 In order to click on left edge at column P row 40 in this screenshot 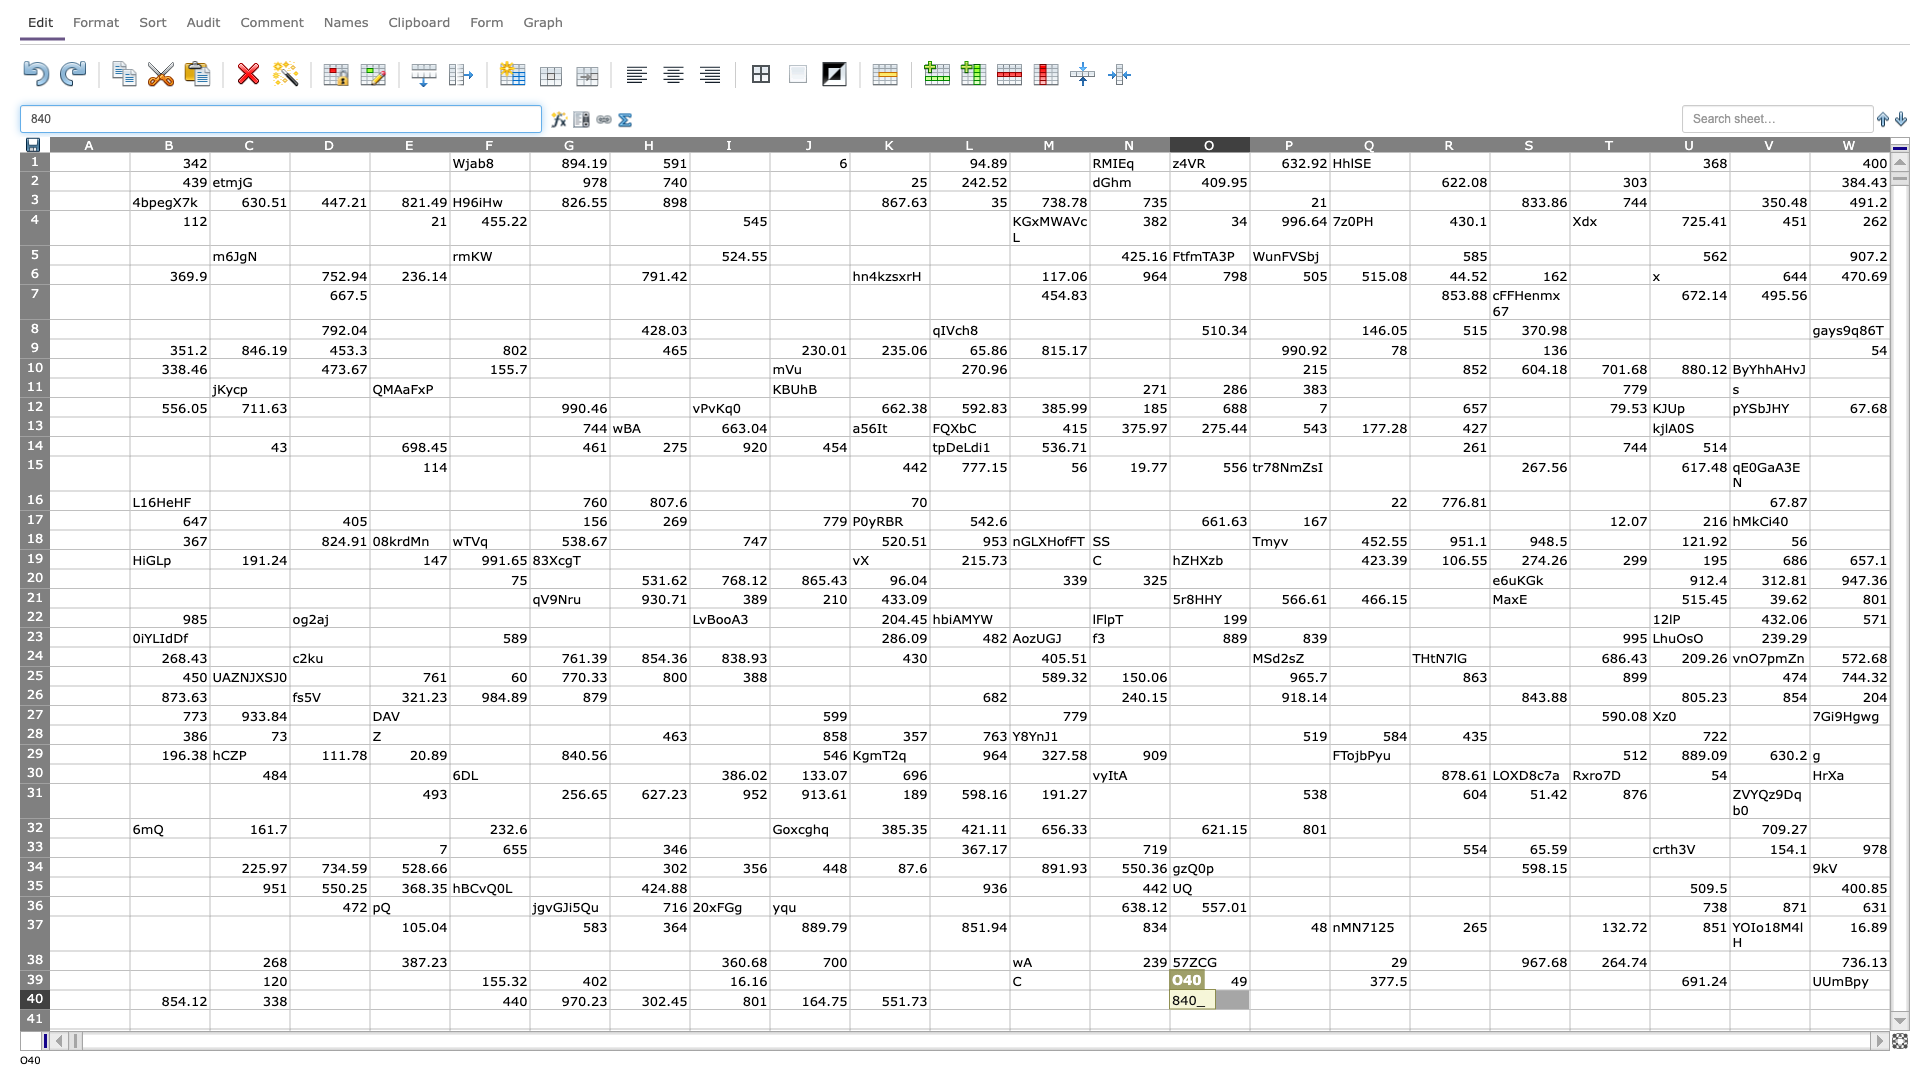, I will do `click(1248, 999)`.